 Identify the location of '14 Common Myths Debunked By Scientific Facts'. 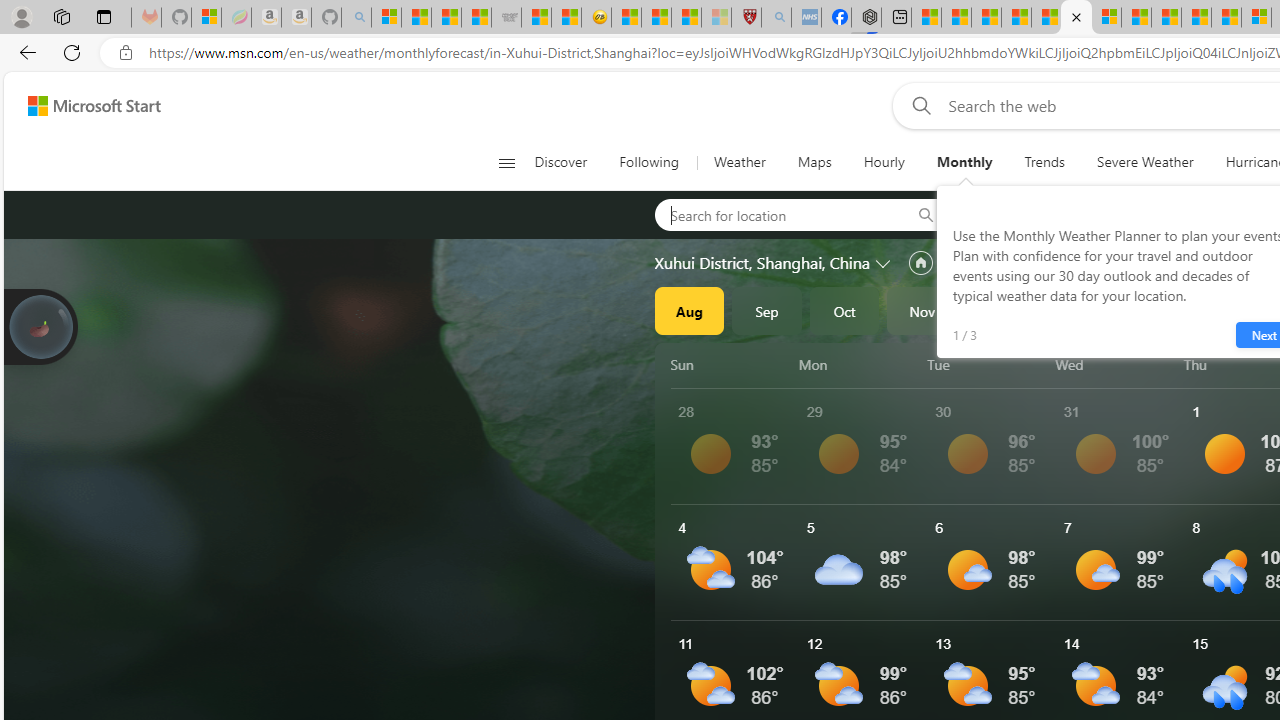
(1196, 17).